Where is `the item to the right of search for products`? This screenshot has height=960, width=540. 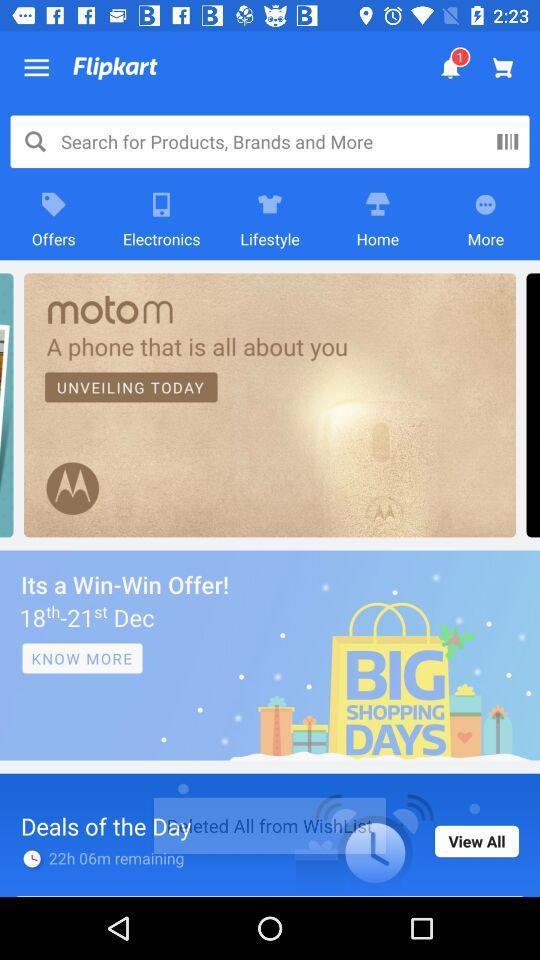
the item to the right of search for products is located at coordinates (507, 140).